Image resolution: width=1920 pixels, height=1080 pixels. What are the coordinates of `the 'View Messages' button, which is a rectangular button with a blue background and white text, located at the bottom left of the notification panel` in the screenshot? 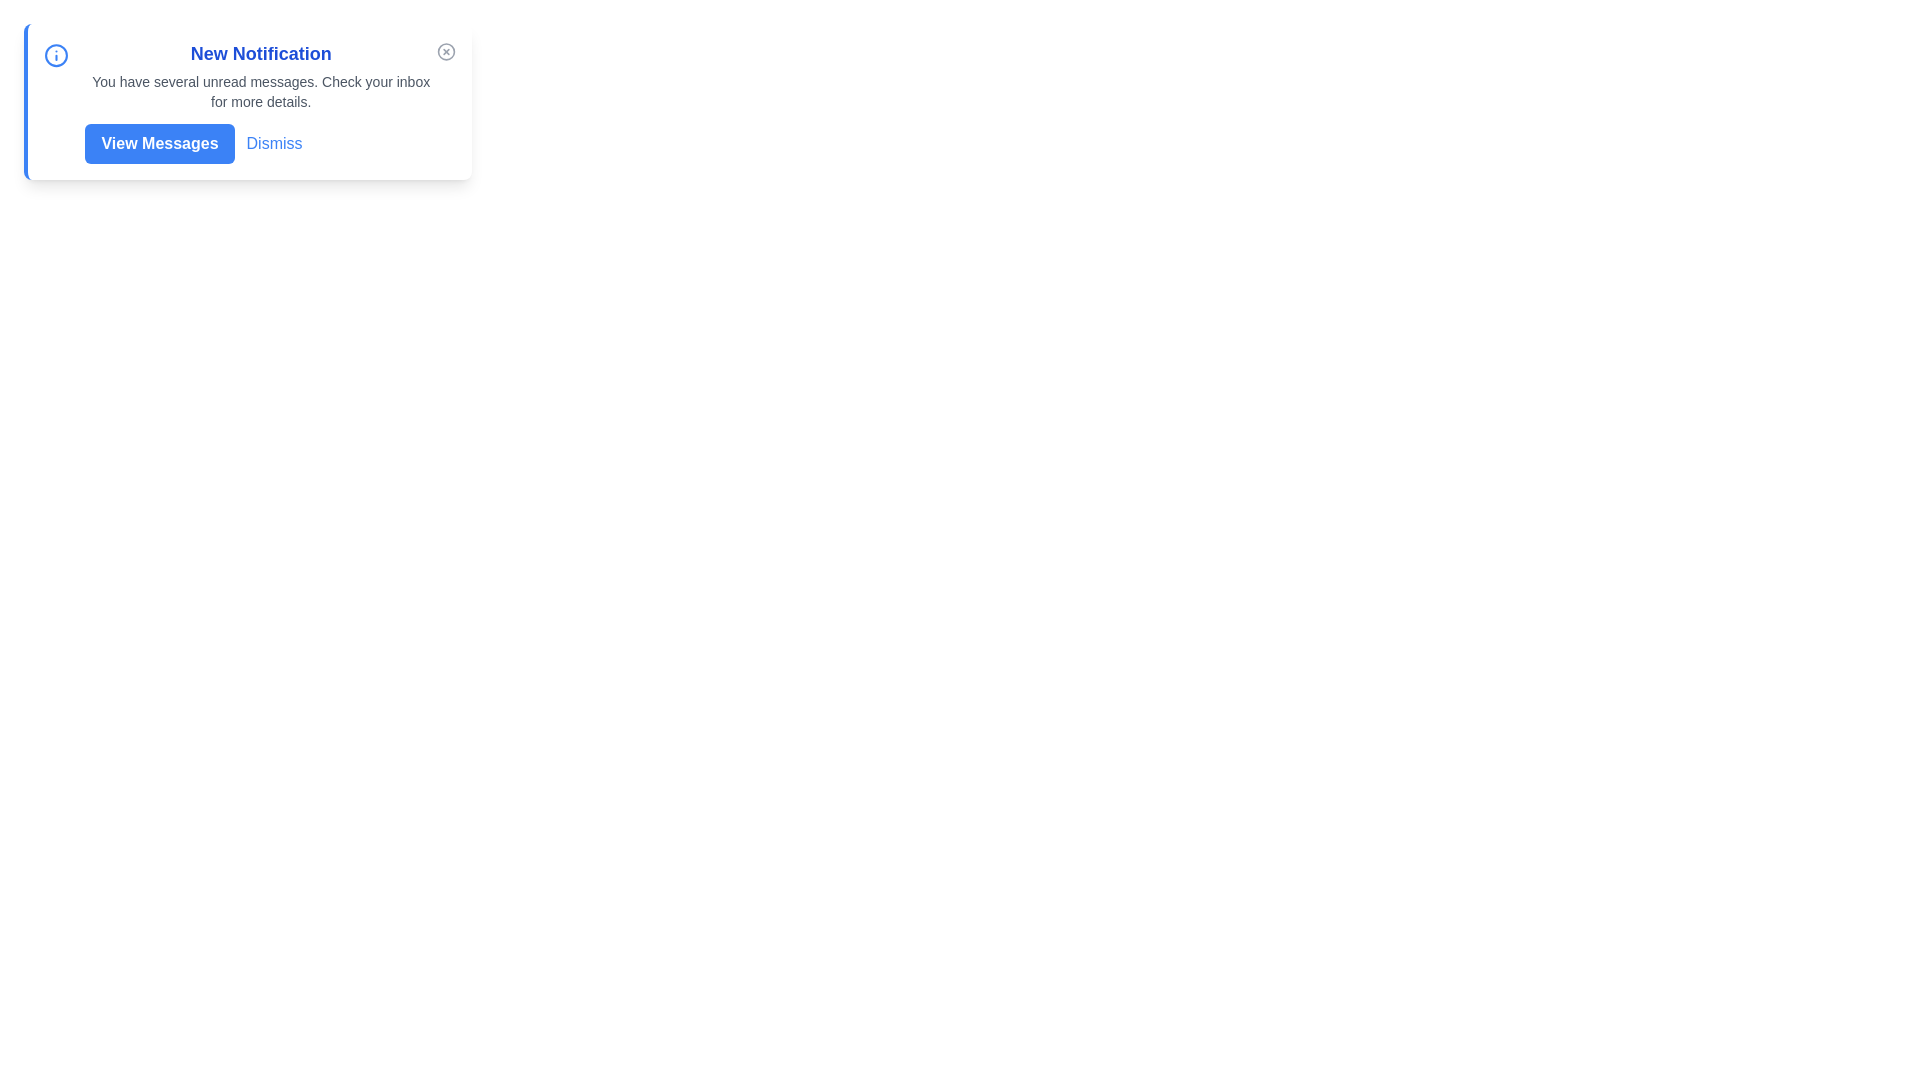 It's located at (158, 142).